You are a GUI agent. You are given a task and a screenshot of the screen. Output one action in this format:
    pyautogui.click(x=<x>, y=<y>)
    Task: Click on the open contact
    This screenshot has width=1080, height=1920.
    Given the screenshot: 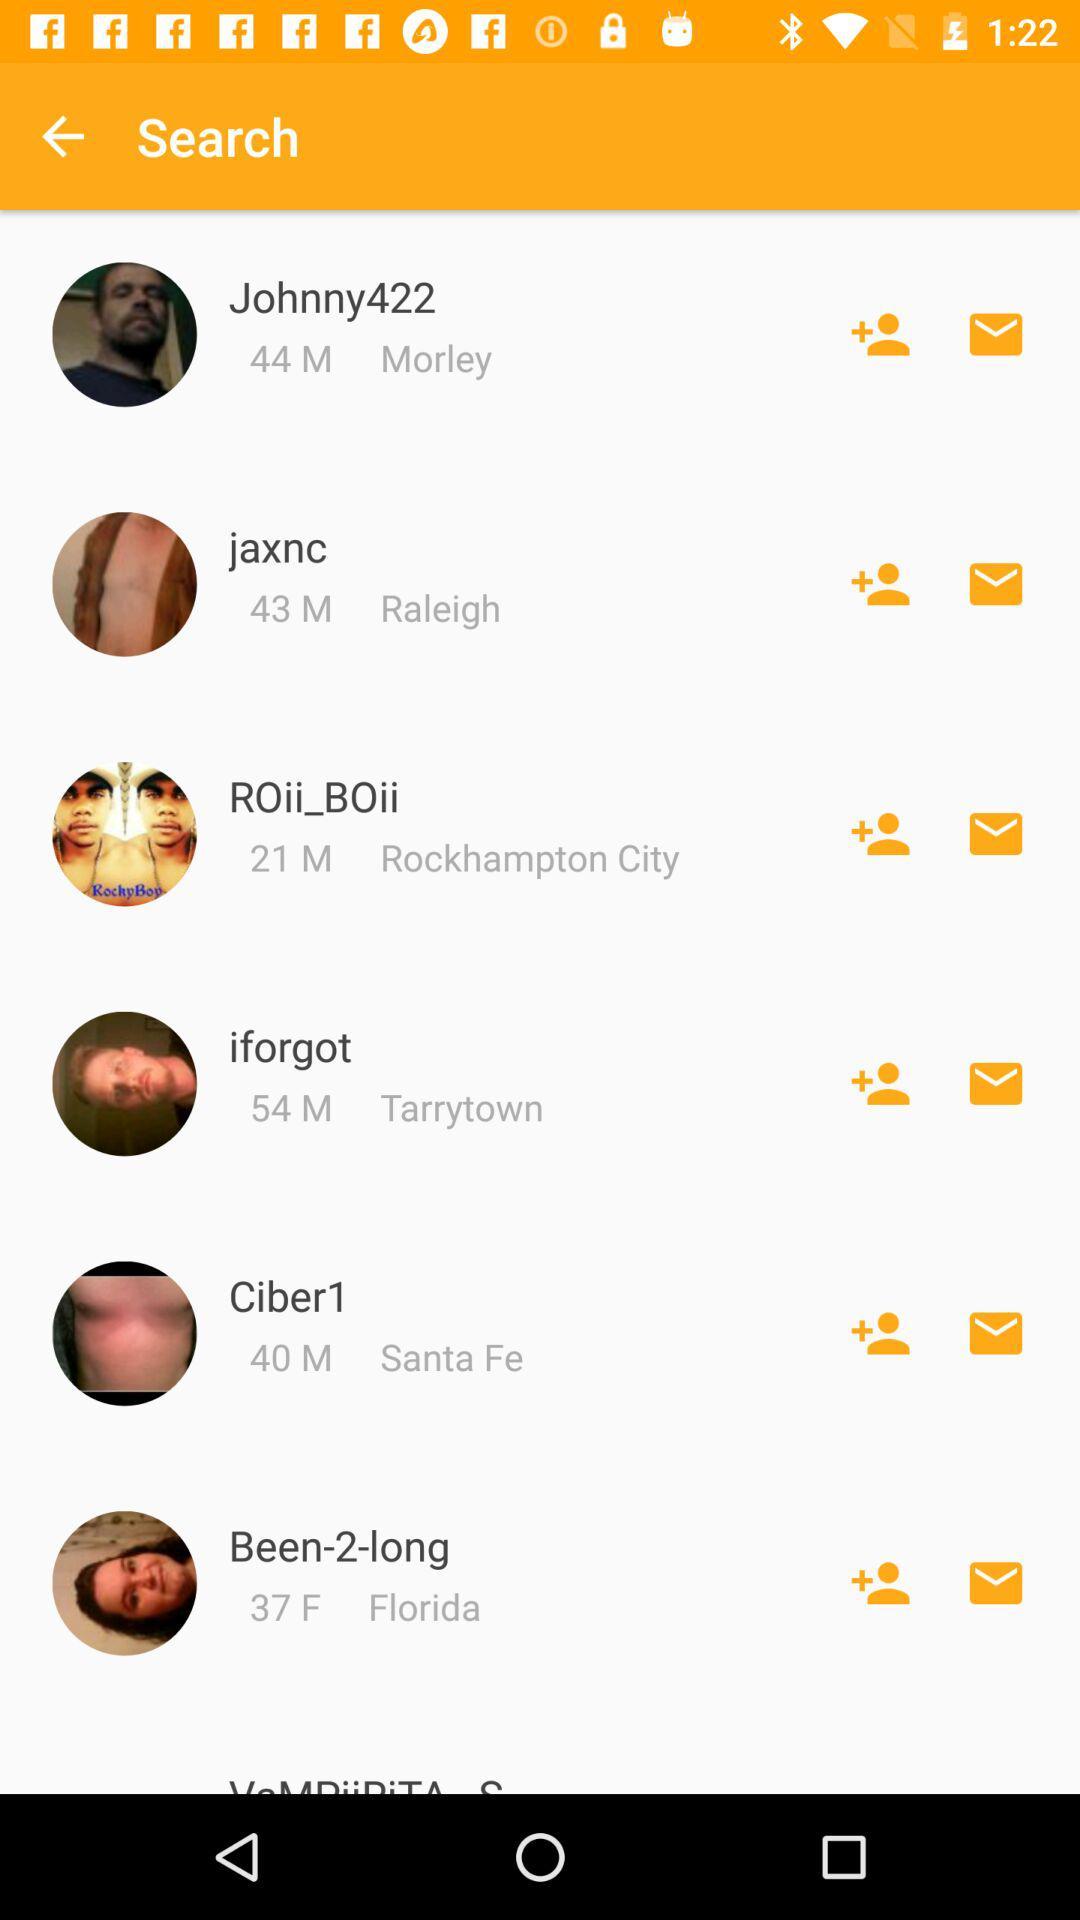 What is the action you would take?
    pyautogui.click(x=124, y=1333)
    